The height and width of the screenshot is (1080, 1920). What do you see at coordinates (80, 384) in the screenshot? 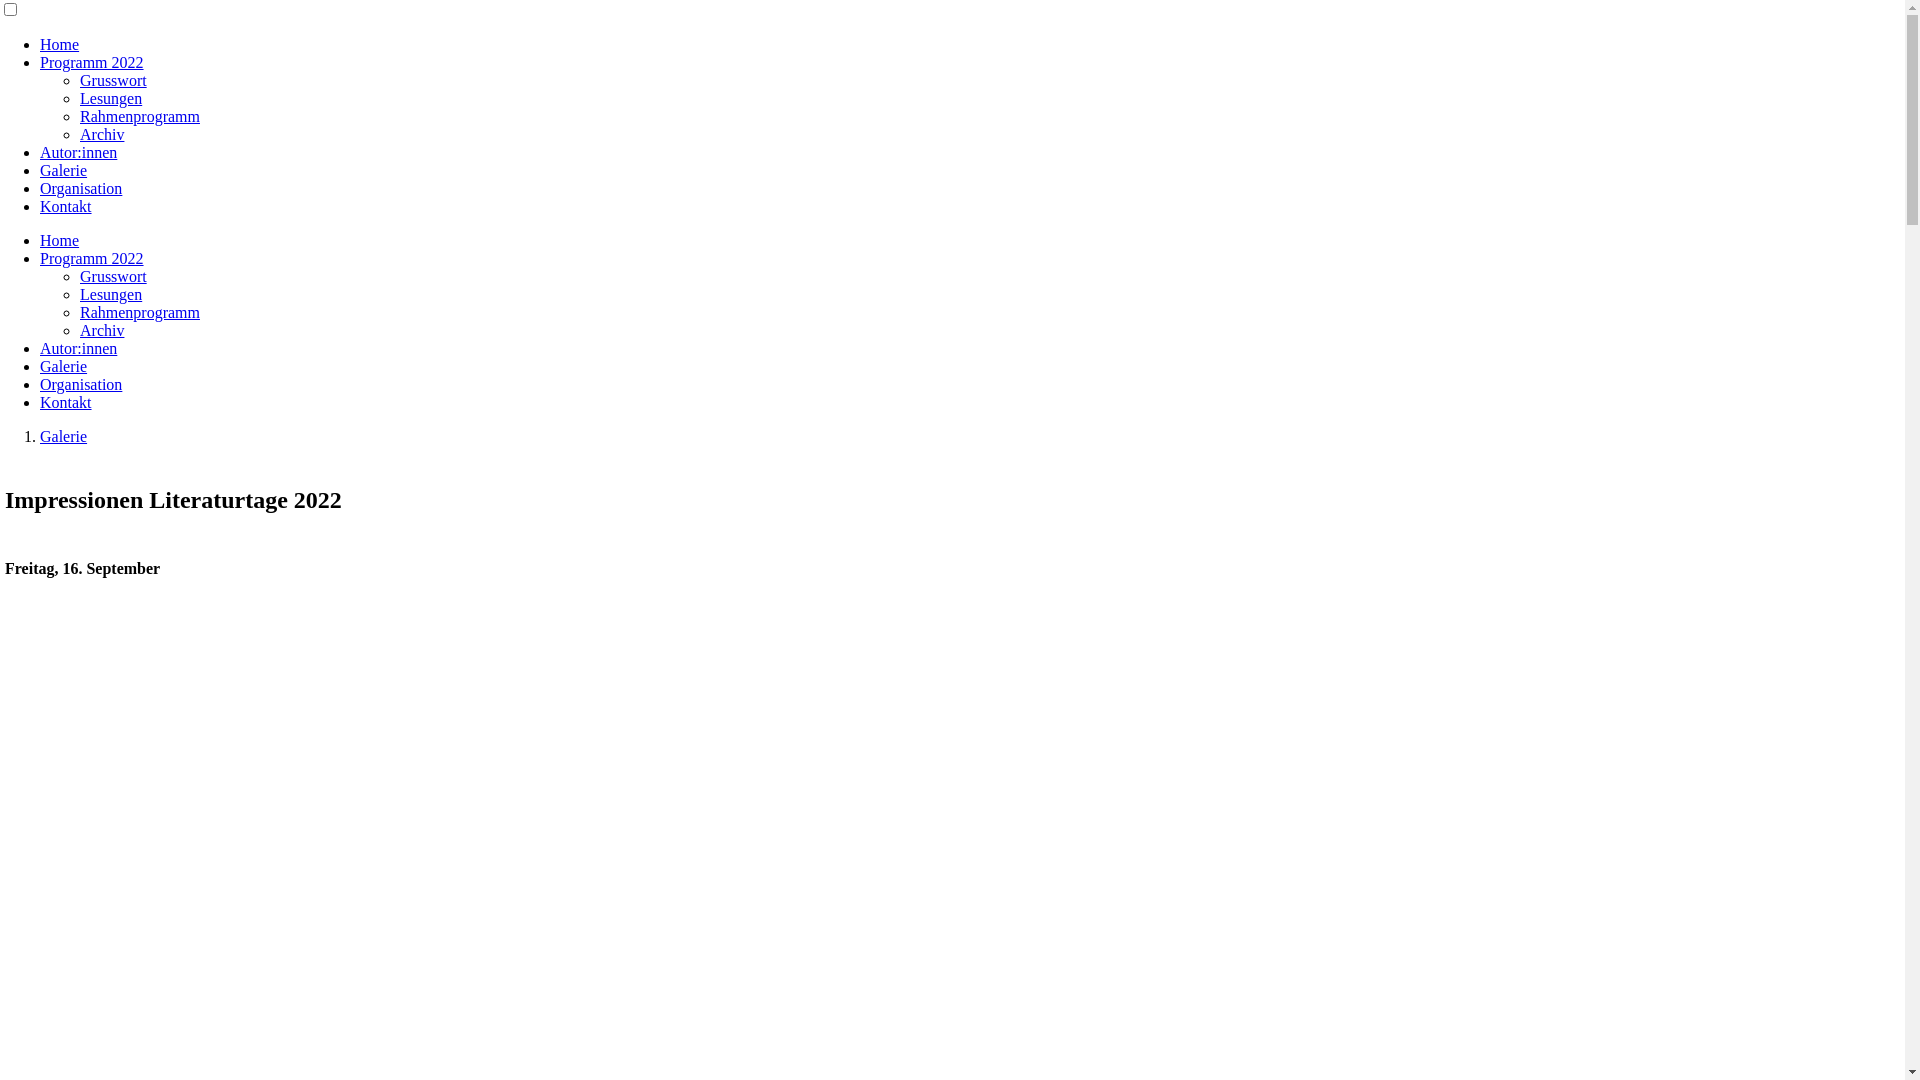
I see `'Organisation'` at bounding box center [80, 384].